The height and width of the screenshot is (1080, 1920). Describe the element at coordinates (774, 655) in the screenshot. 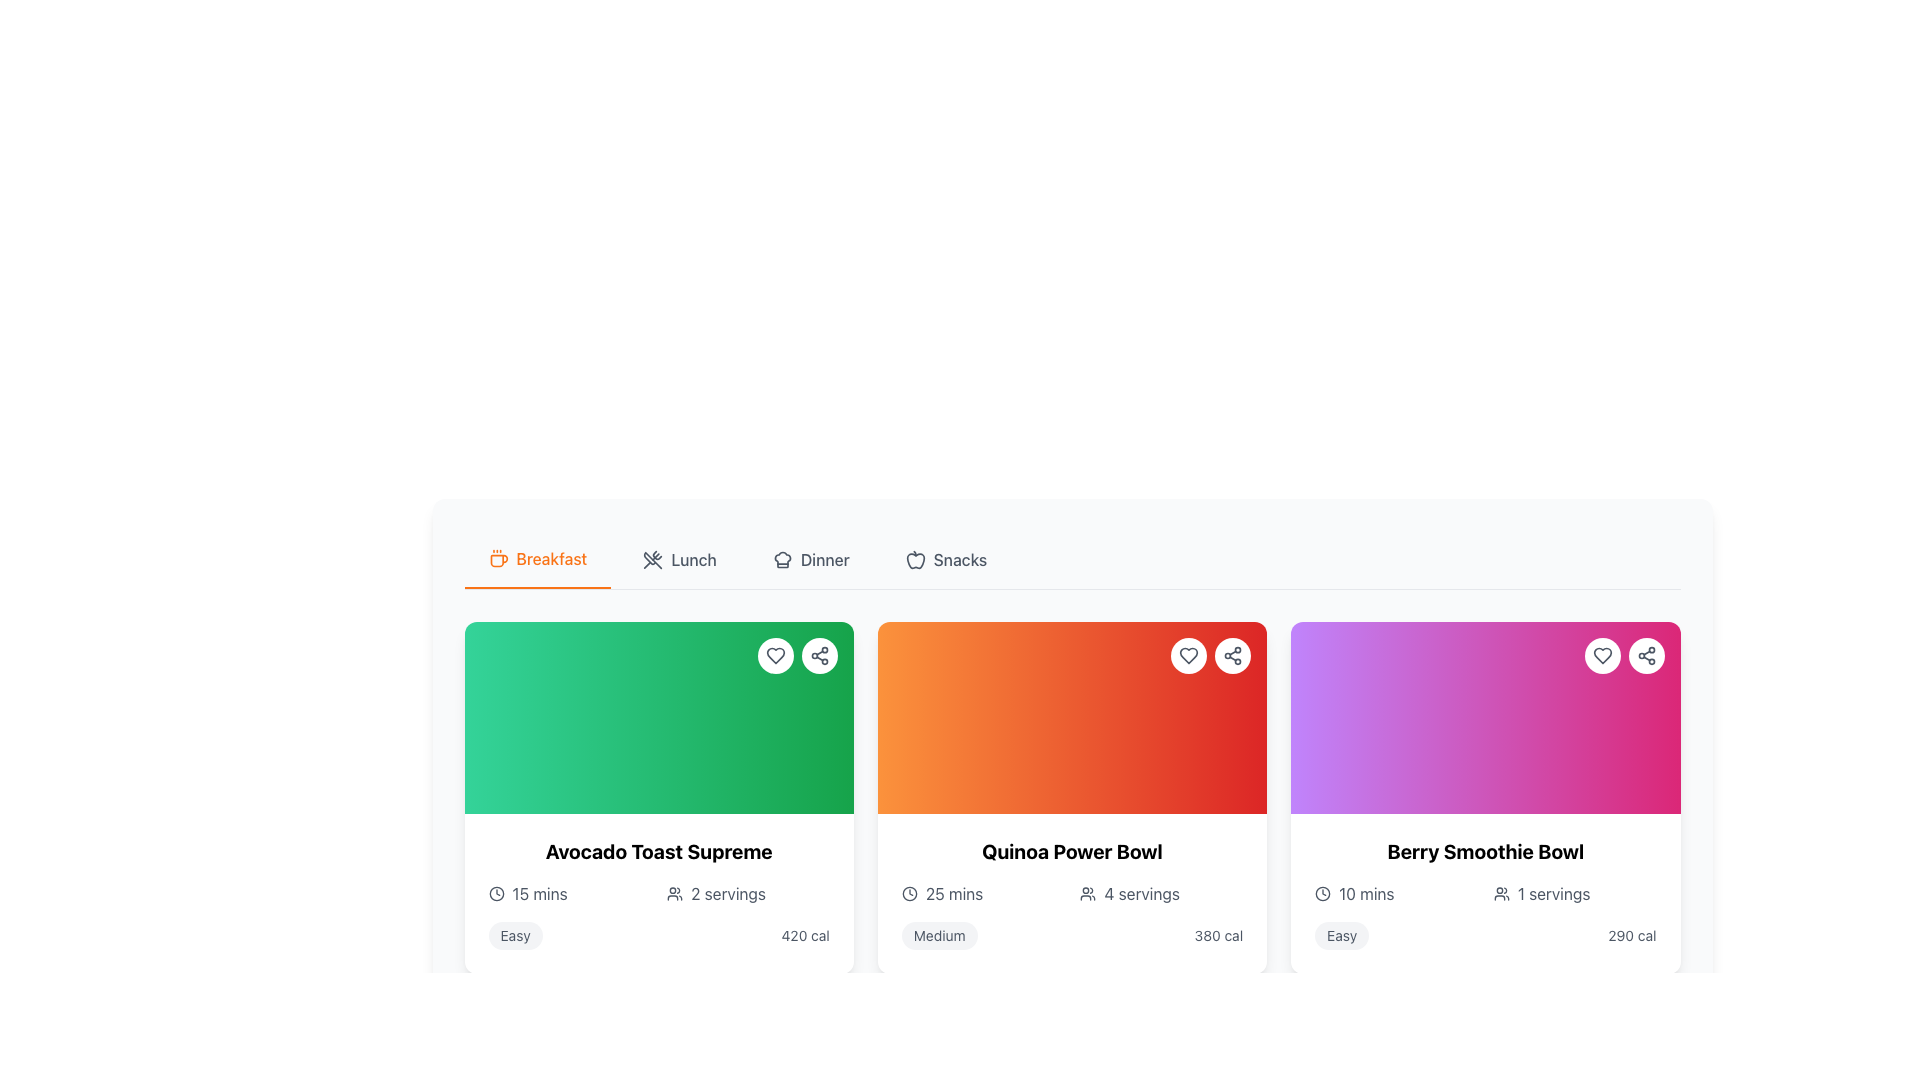

I see `the 'like' button located at the top-right corner of the green card labeled 'Avocado Toast Supreme' to trigger a color change` at that location.